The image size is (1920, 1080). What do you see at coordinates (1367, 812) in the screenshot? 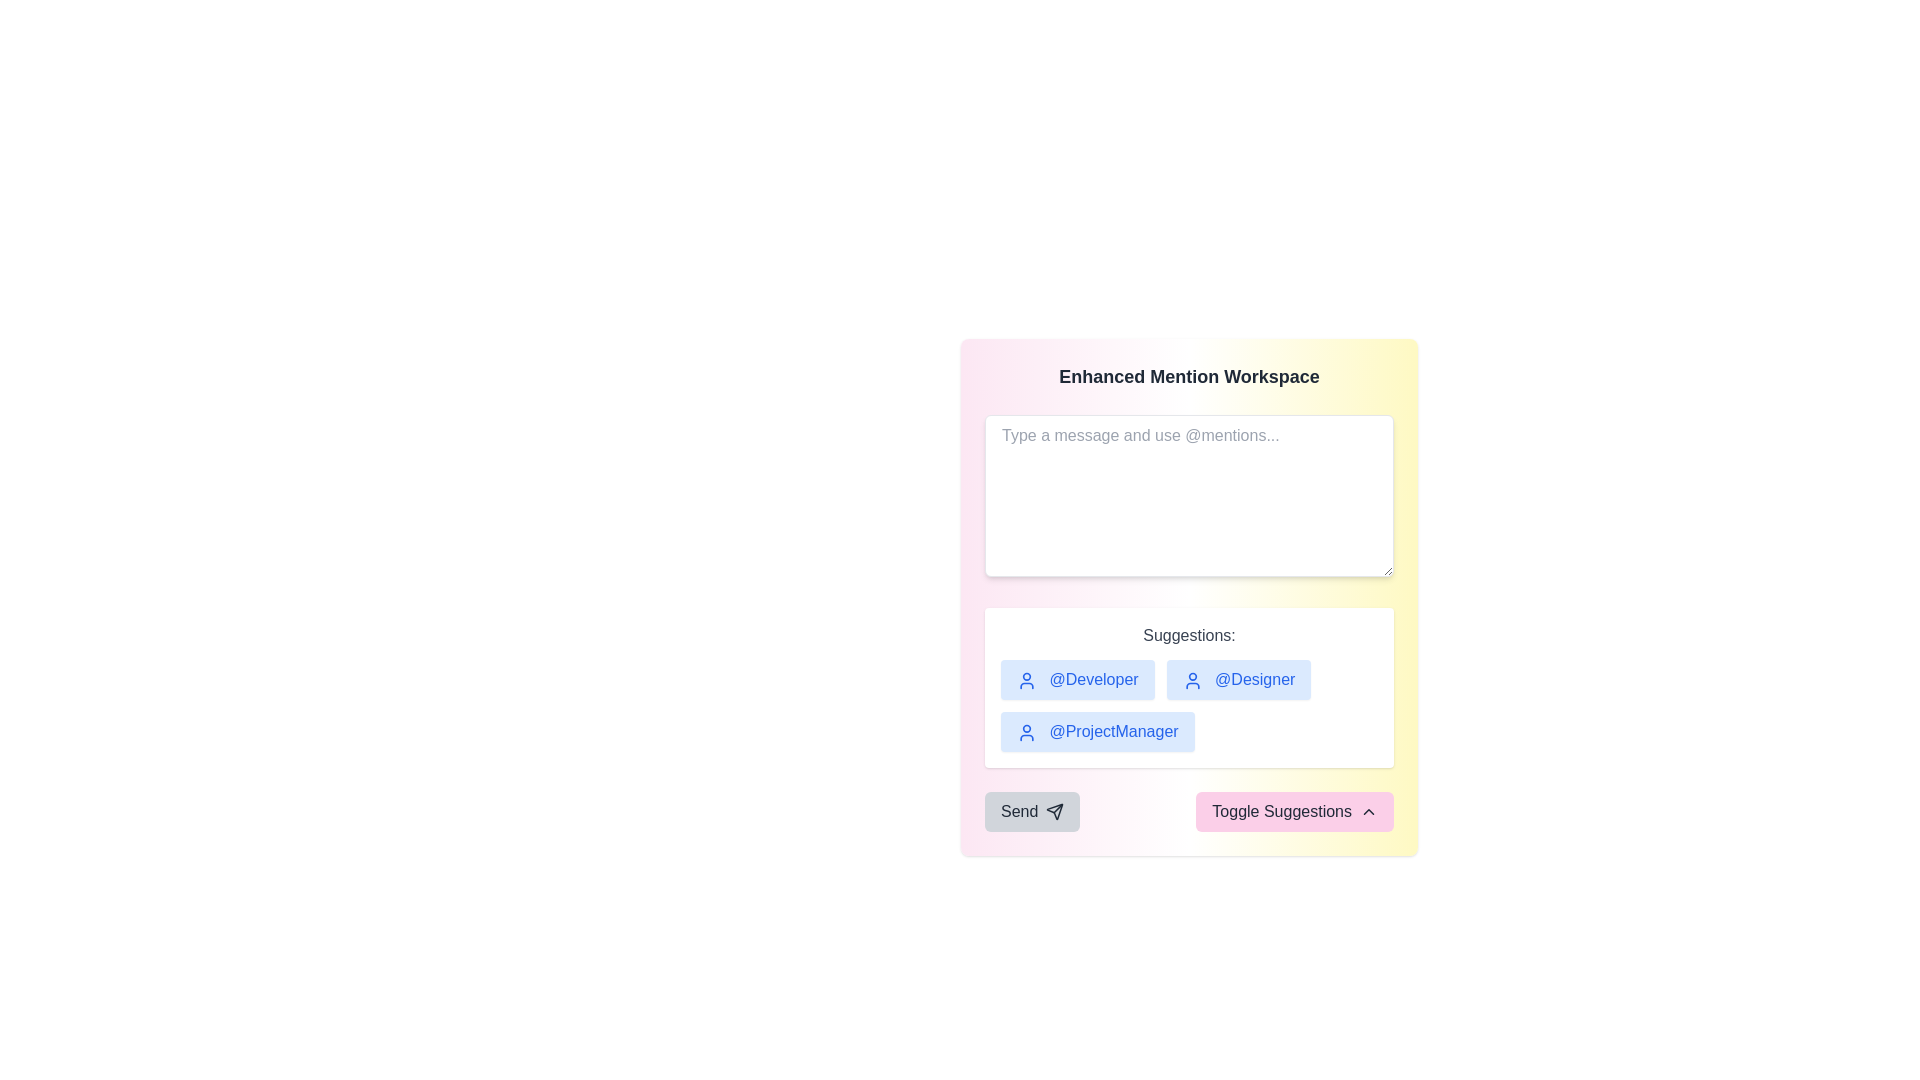
I see `the chevron icon located at the right-hand side of the 'Toggle Suggestions' button to indicate that it can be clicked to expand or collapse the section` at bounding box center [1367, 812].